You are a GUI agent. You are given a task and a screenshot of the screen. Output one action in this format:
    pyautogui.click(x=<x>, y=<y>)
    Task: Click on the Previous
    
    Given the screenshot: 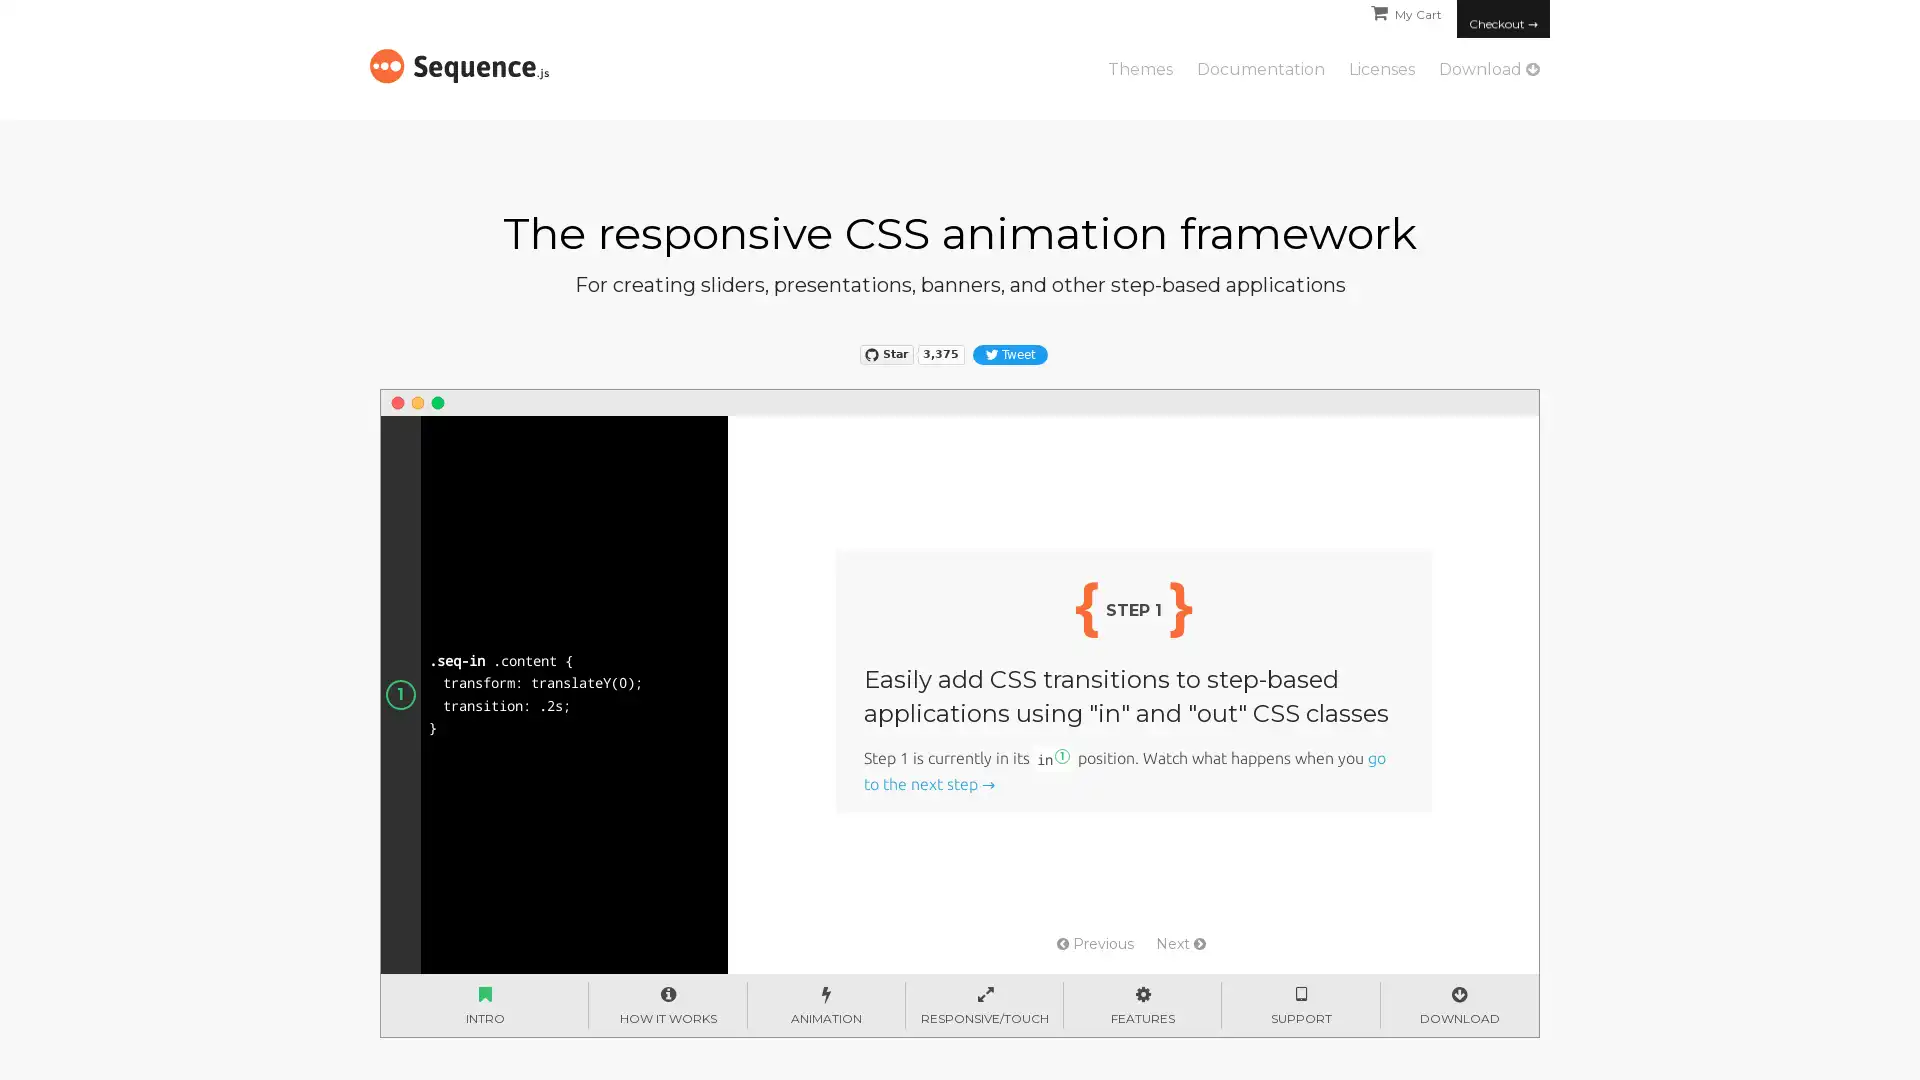 What is the action you would take?
    pyautogui.click(x=1094, y=944)
    